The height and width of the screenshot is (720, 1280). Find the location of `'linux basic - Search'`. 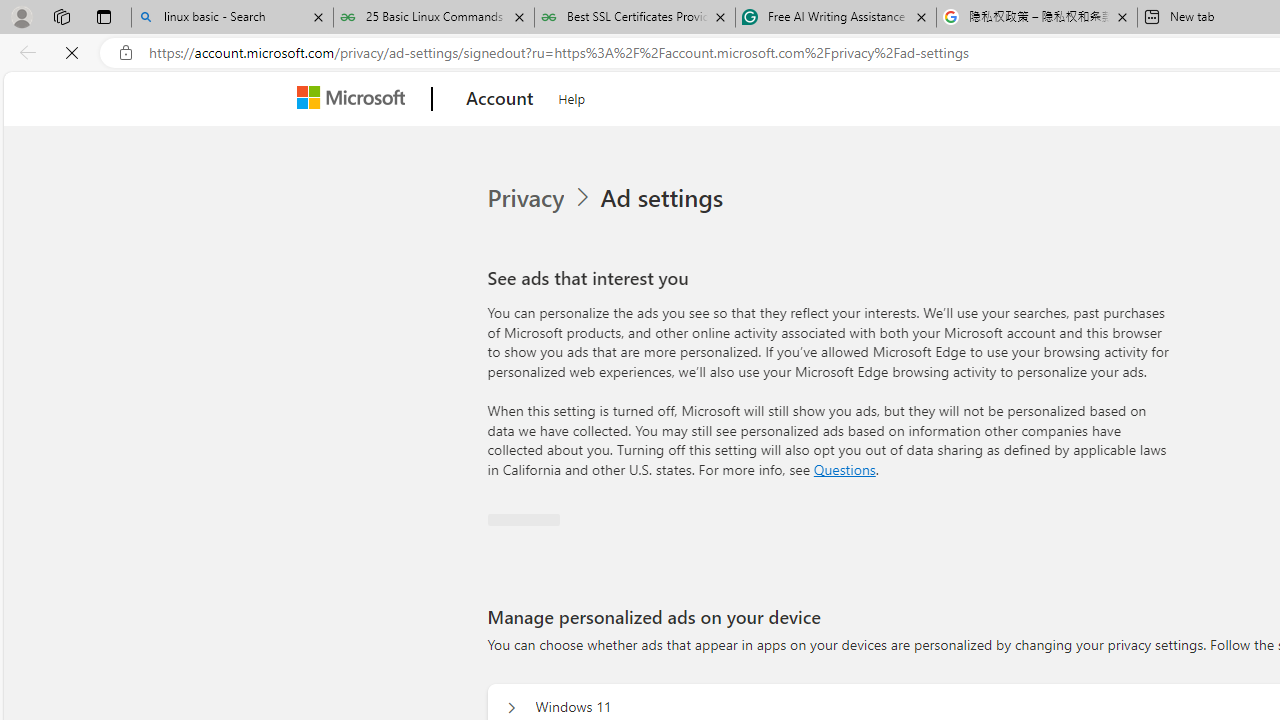

'linux basic - Search' is located at coordinates (232, 17).